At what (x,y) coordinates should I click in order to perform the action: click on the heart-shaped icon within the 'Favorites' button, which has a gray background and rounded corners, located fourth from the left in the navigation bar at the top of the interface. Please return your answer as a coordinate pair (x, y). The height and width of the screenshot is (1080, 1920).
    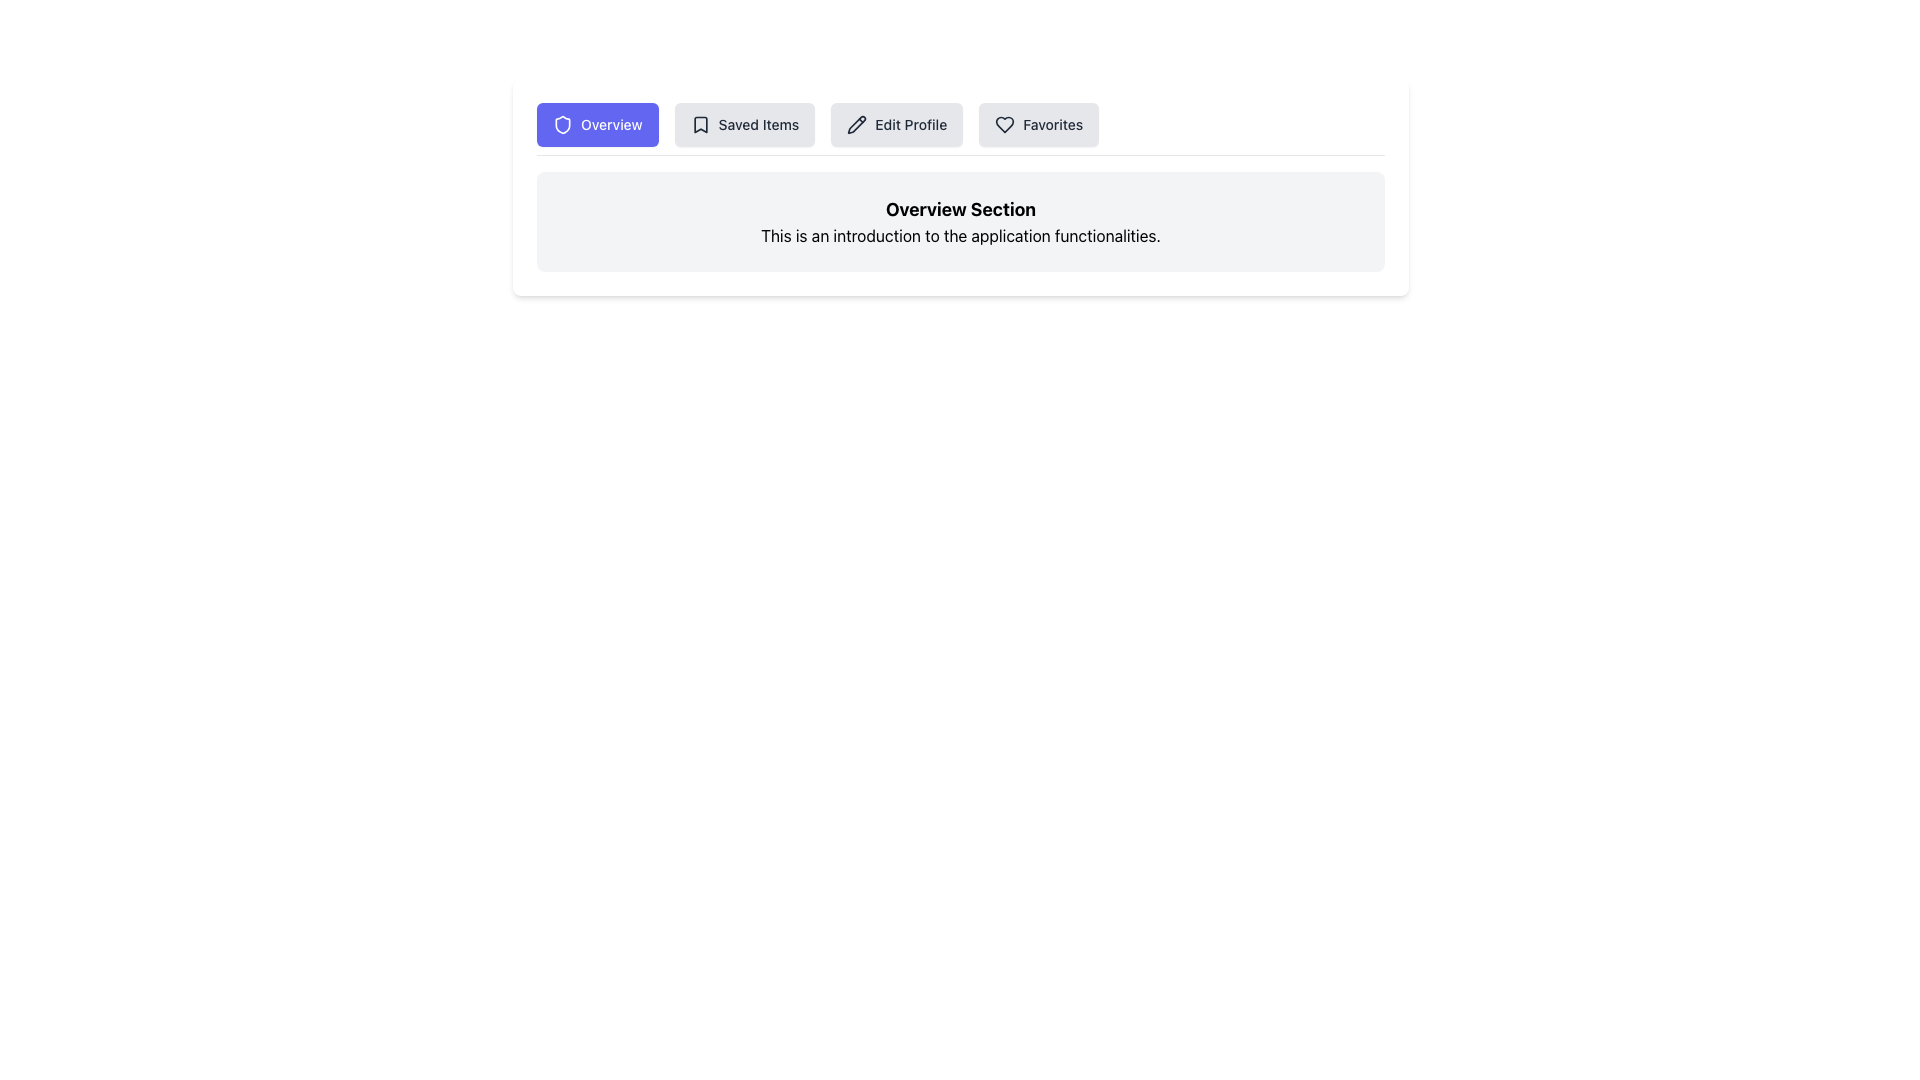
    Looking at the image, I should click on (1005, 124).